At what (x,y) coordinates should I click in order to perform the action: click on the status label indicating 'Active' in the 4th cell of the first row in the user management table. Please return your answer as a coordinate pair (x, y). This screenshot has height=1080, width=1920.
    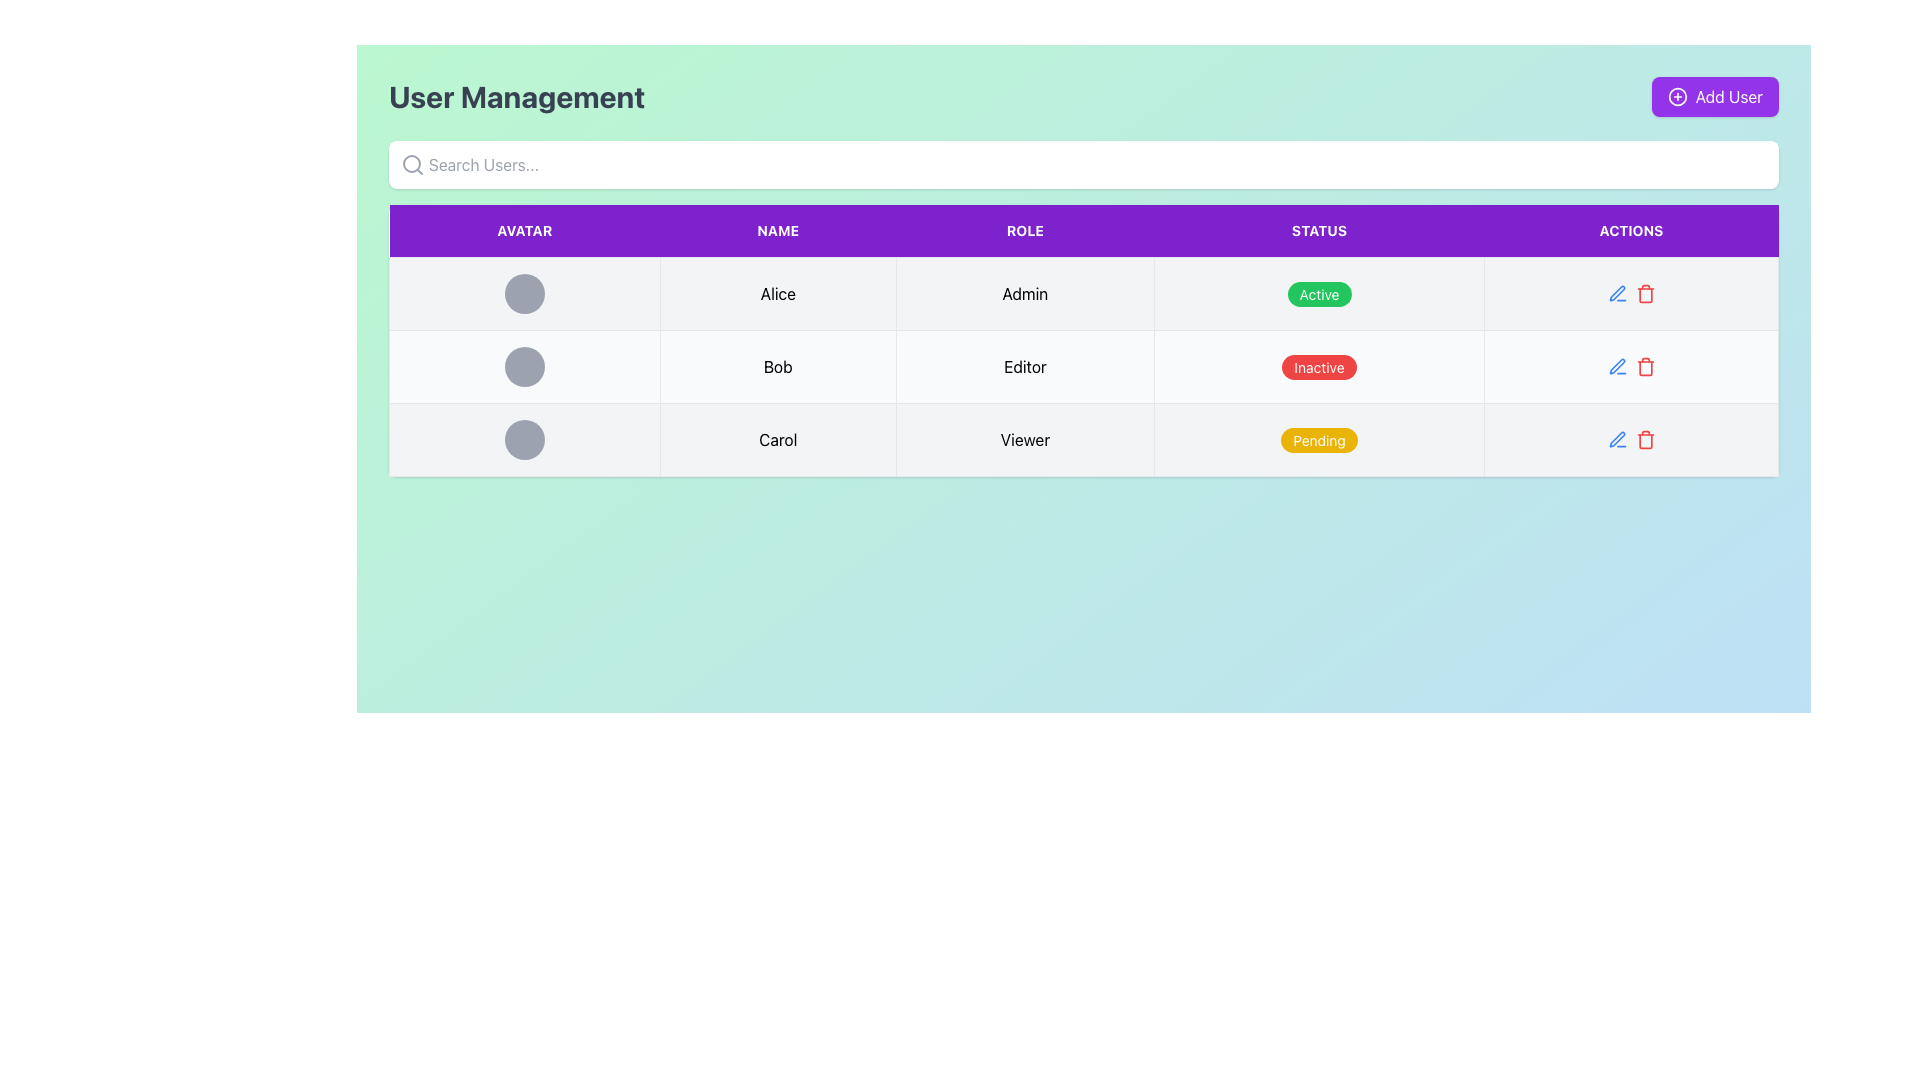
    Looking at the image, I should click on (1319, 293).